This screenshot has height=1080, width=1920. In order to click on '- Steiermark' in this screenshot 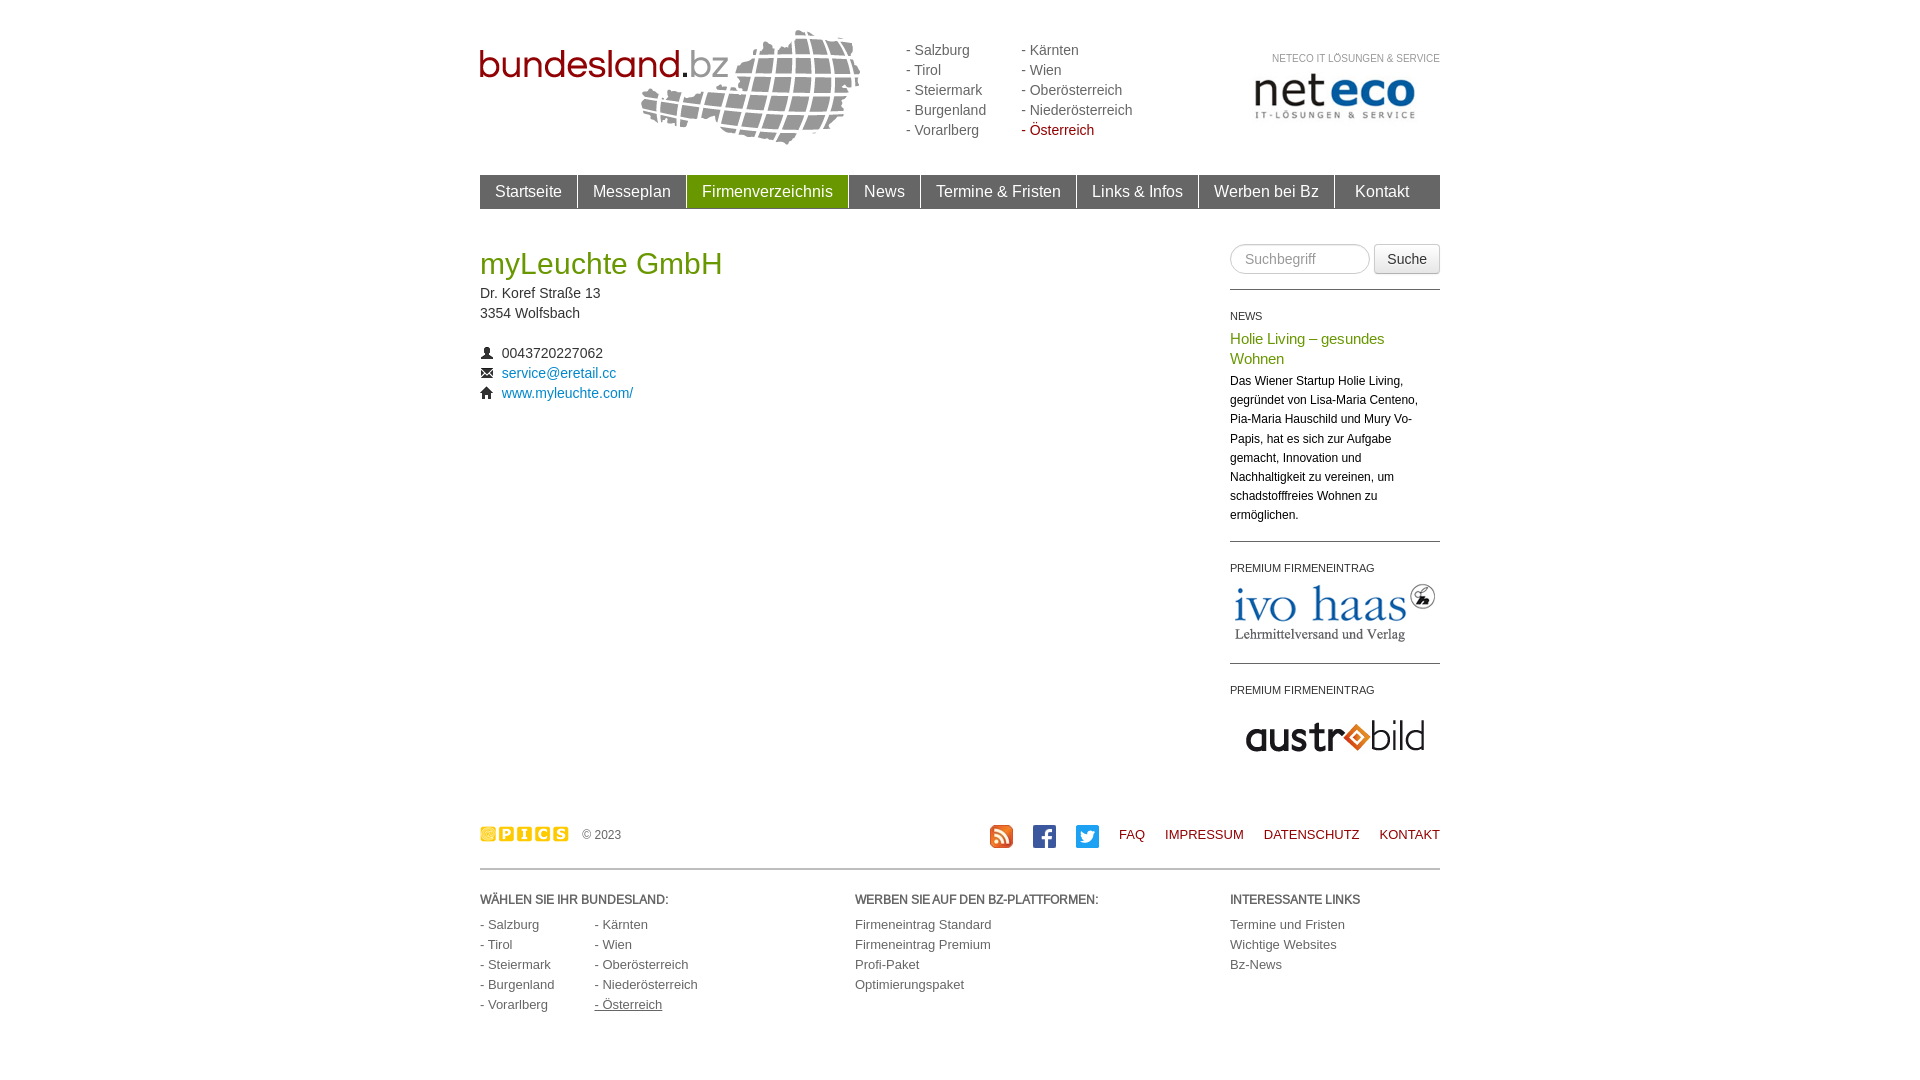, I will do `click(480, 962)`.